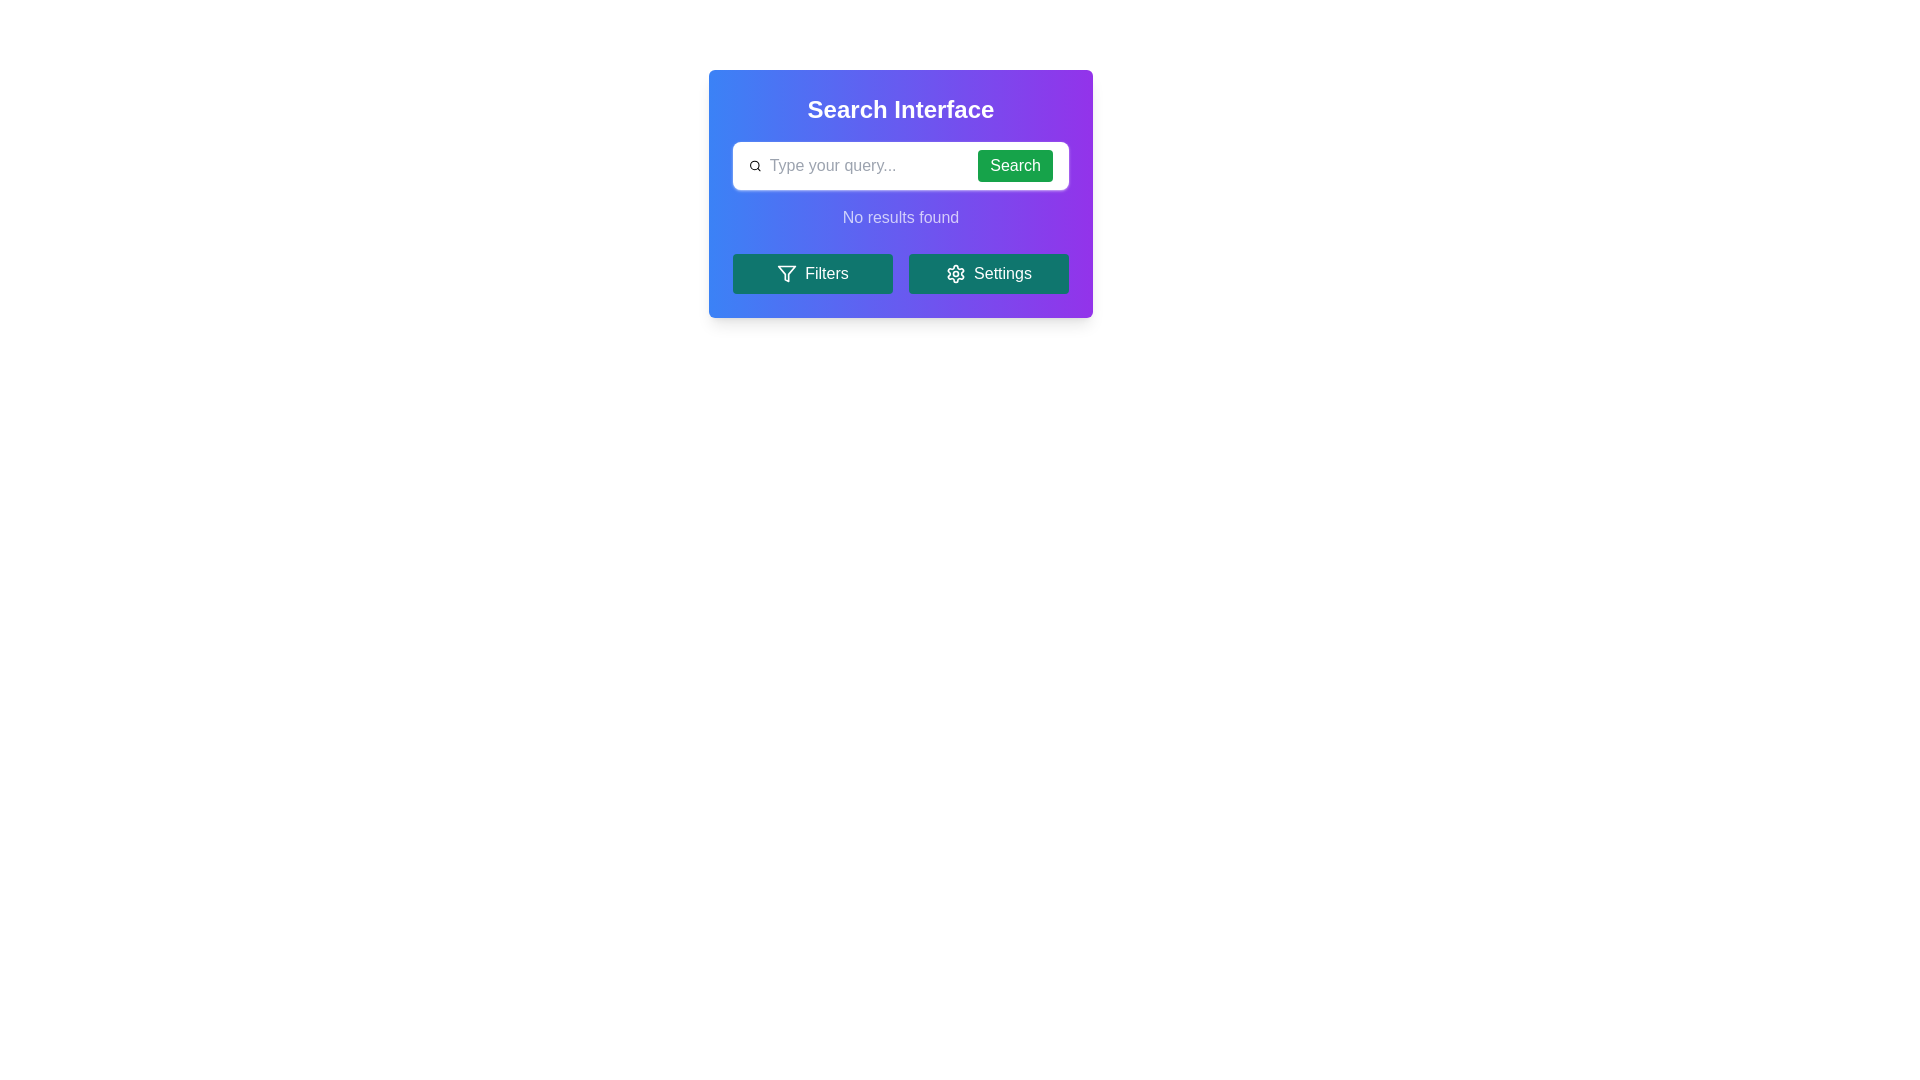 The width and height of the screenshot is (1920, 1080). What do you see at coordinates (955, 273) in the screenshot?
I see `the settings icon located within the teal-green rectangle at the bottom-right of the card-like interface` at bounding box center [955, 273].